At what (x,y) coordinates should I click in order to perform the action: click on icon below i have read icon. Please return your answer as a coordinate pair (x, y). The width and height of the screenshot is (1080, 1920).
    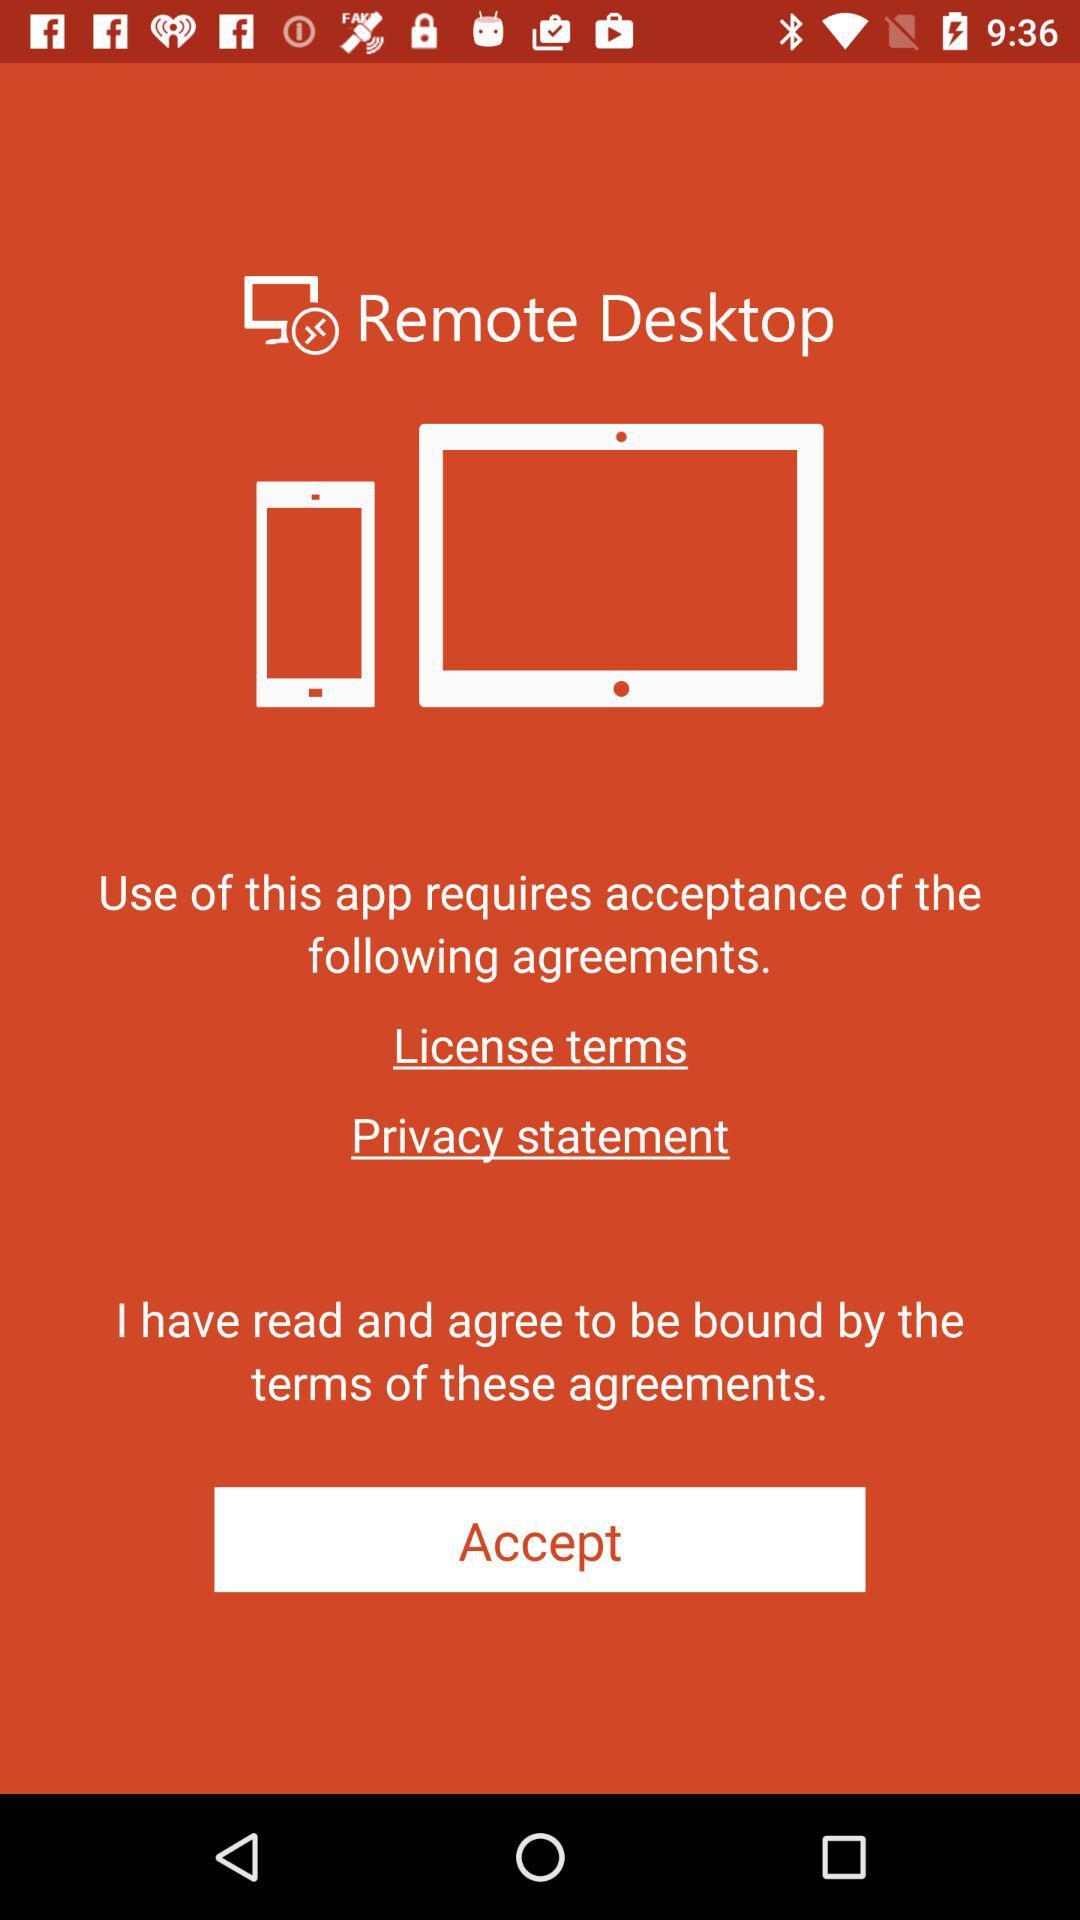
    Looking at the image, I should click on (540, 1538).